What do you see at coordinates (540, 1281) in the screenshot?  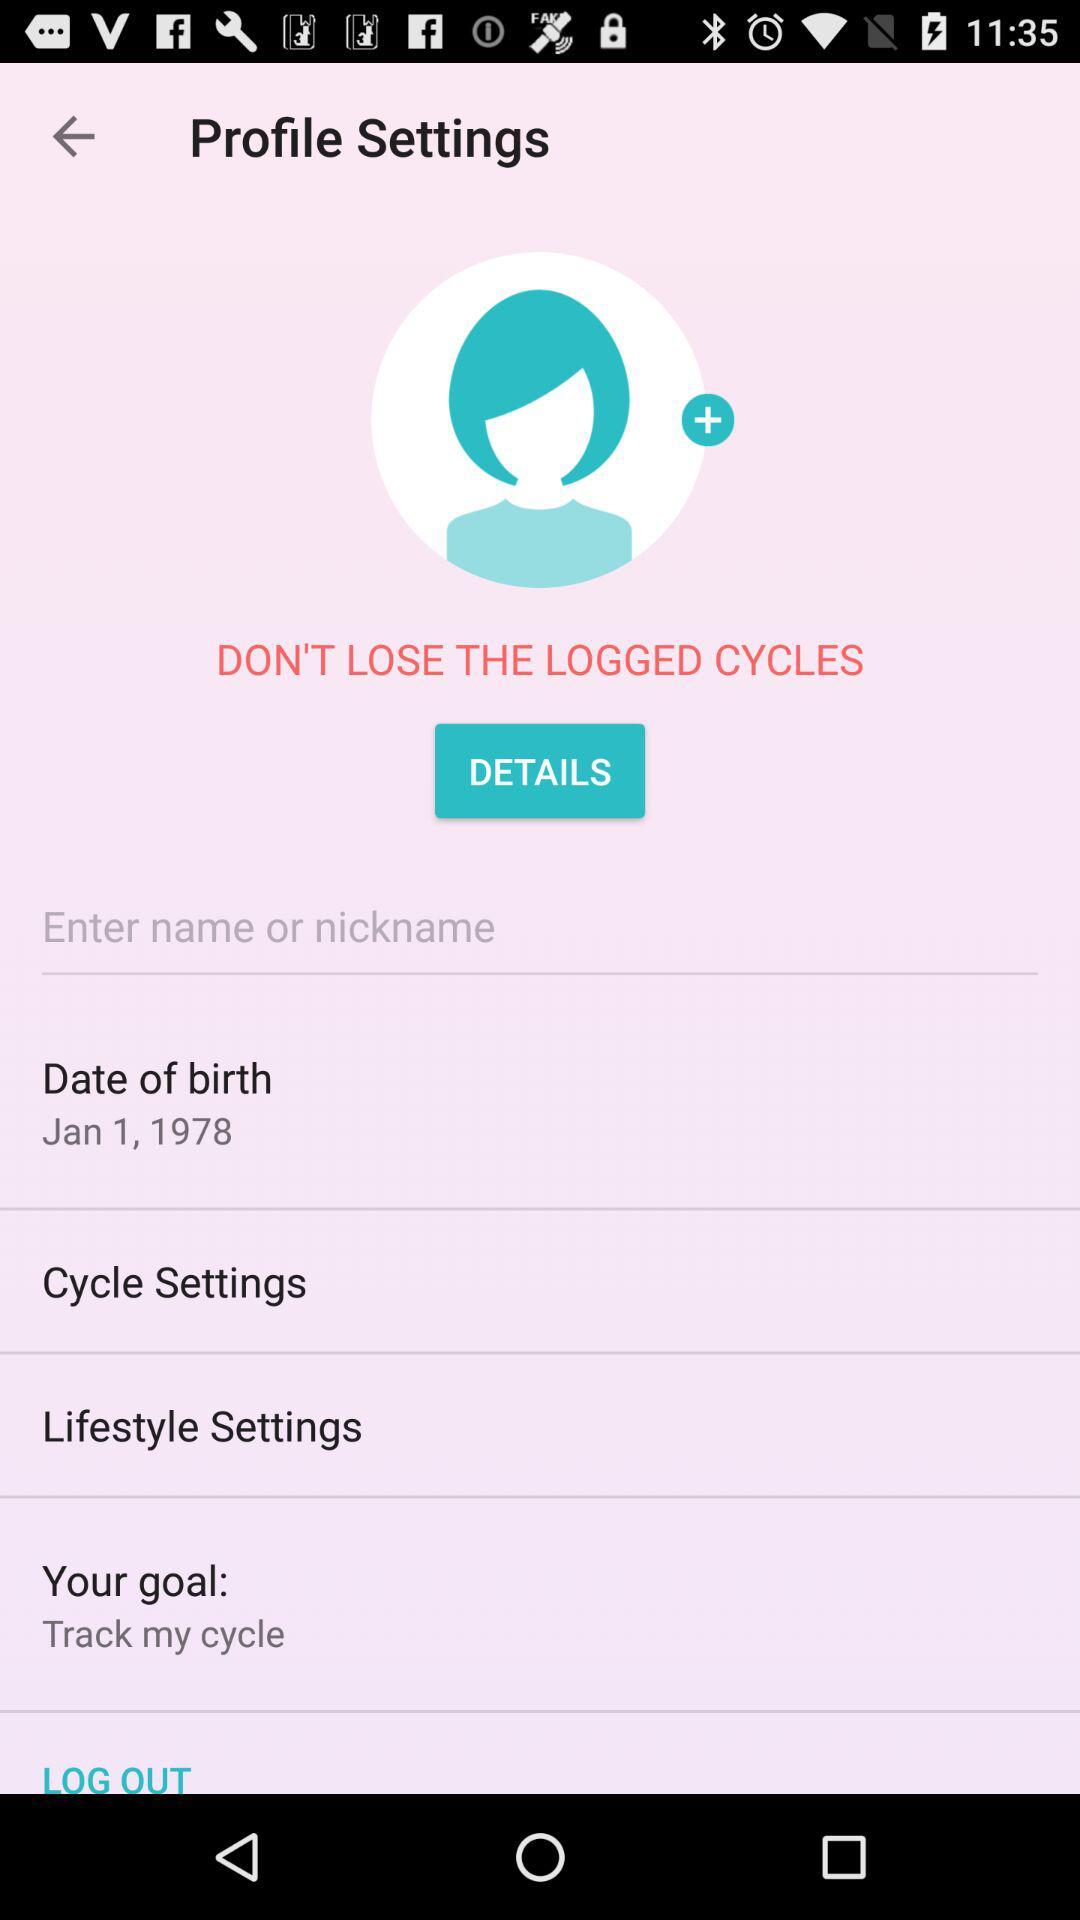 I see `the cycle settings item` at bounding box center [540, 1281].